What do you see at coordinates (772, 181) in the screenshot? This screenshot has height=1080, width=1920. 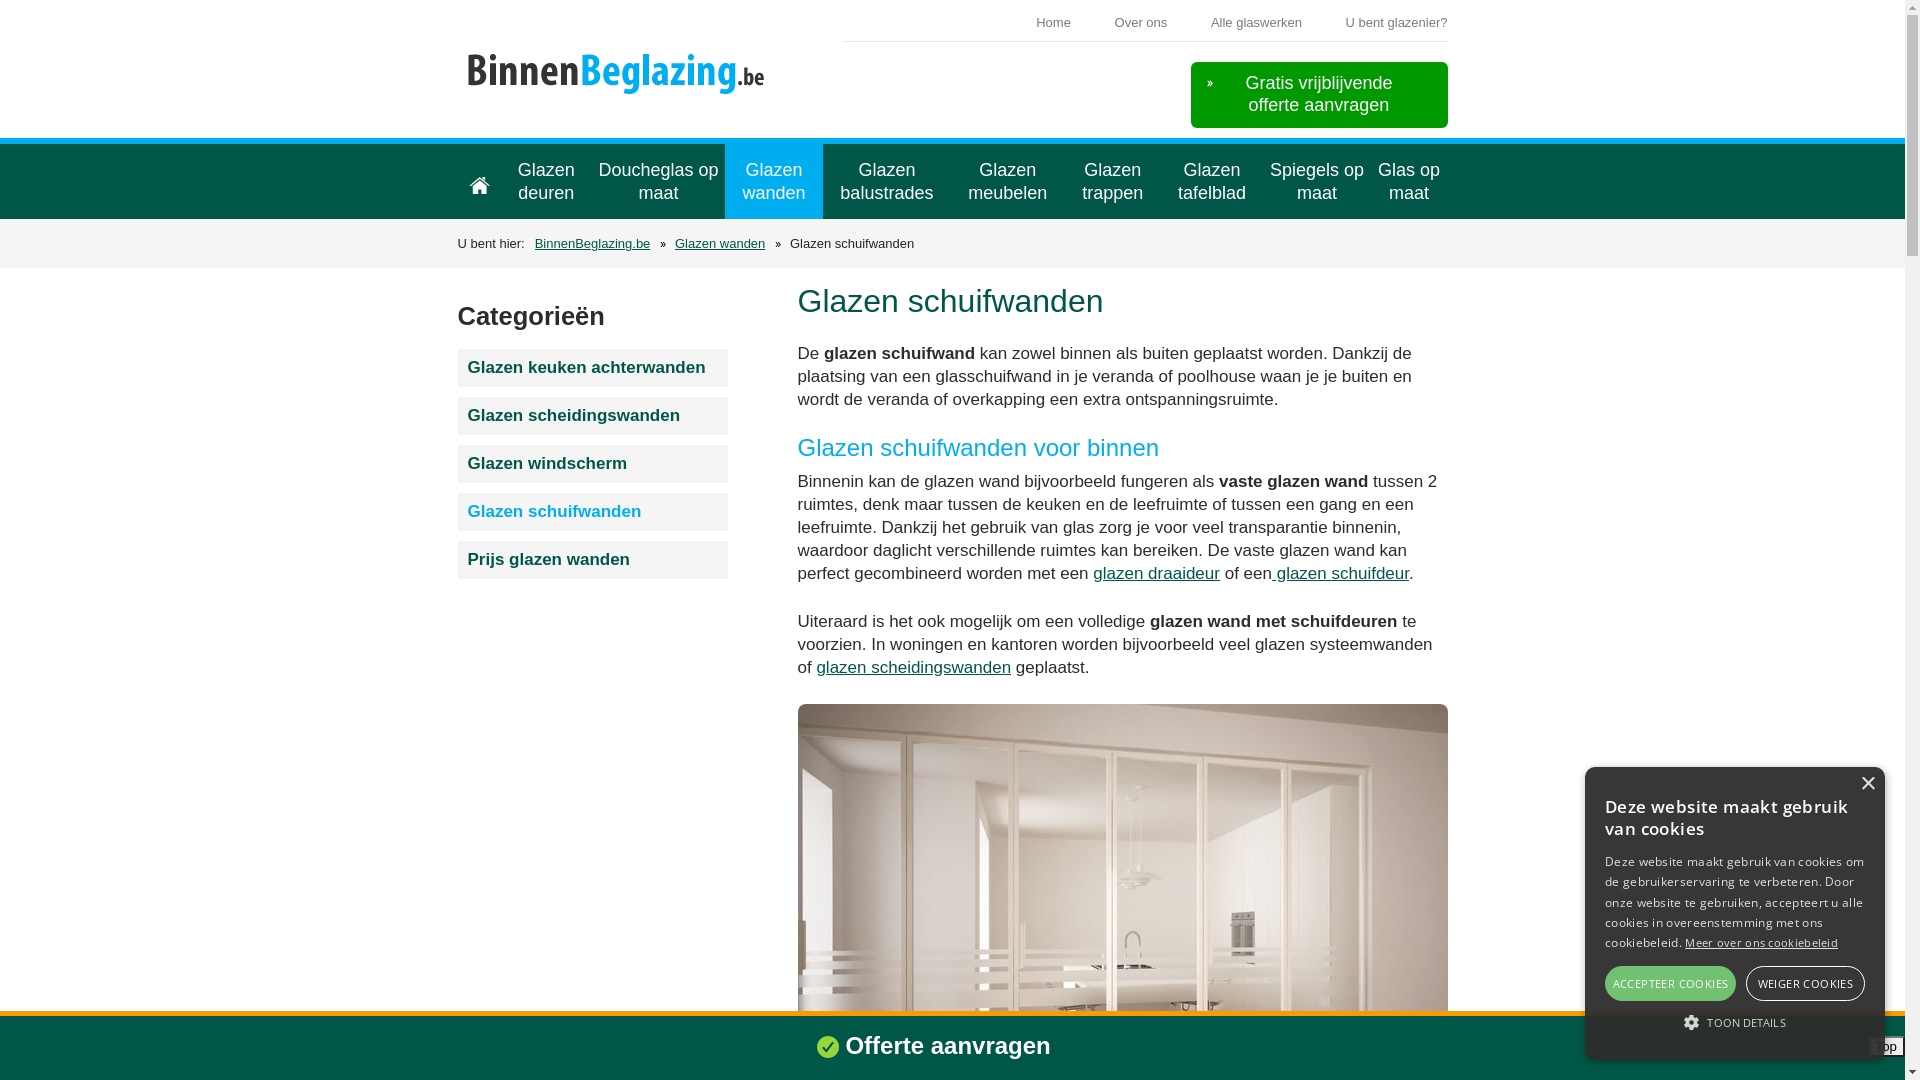 I see `'Glazen wanden'` at bounding box center [772, 181].